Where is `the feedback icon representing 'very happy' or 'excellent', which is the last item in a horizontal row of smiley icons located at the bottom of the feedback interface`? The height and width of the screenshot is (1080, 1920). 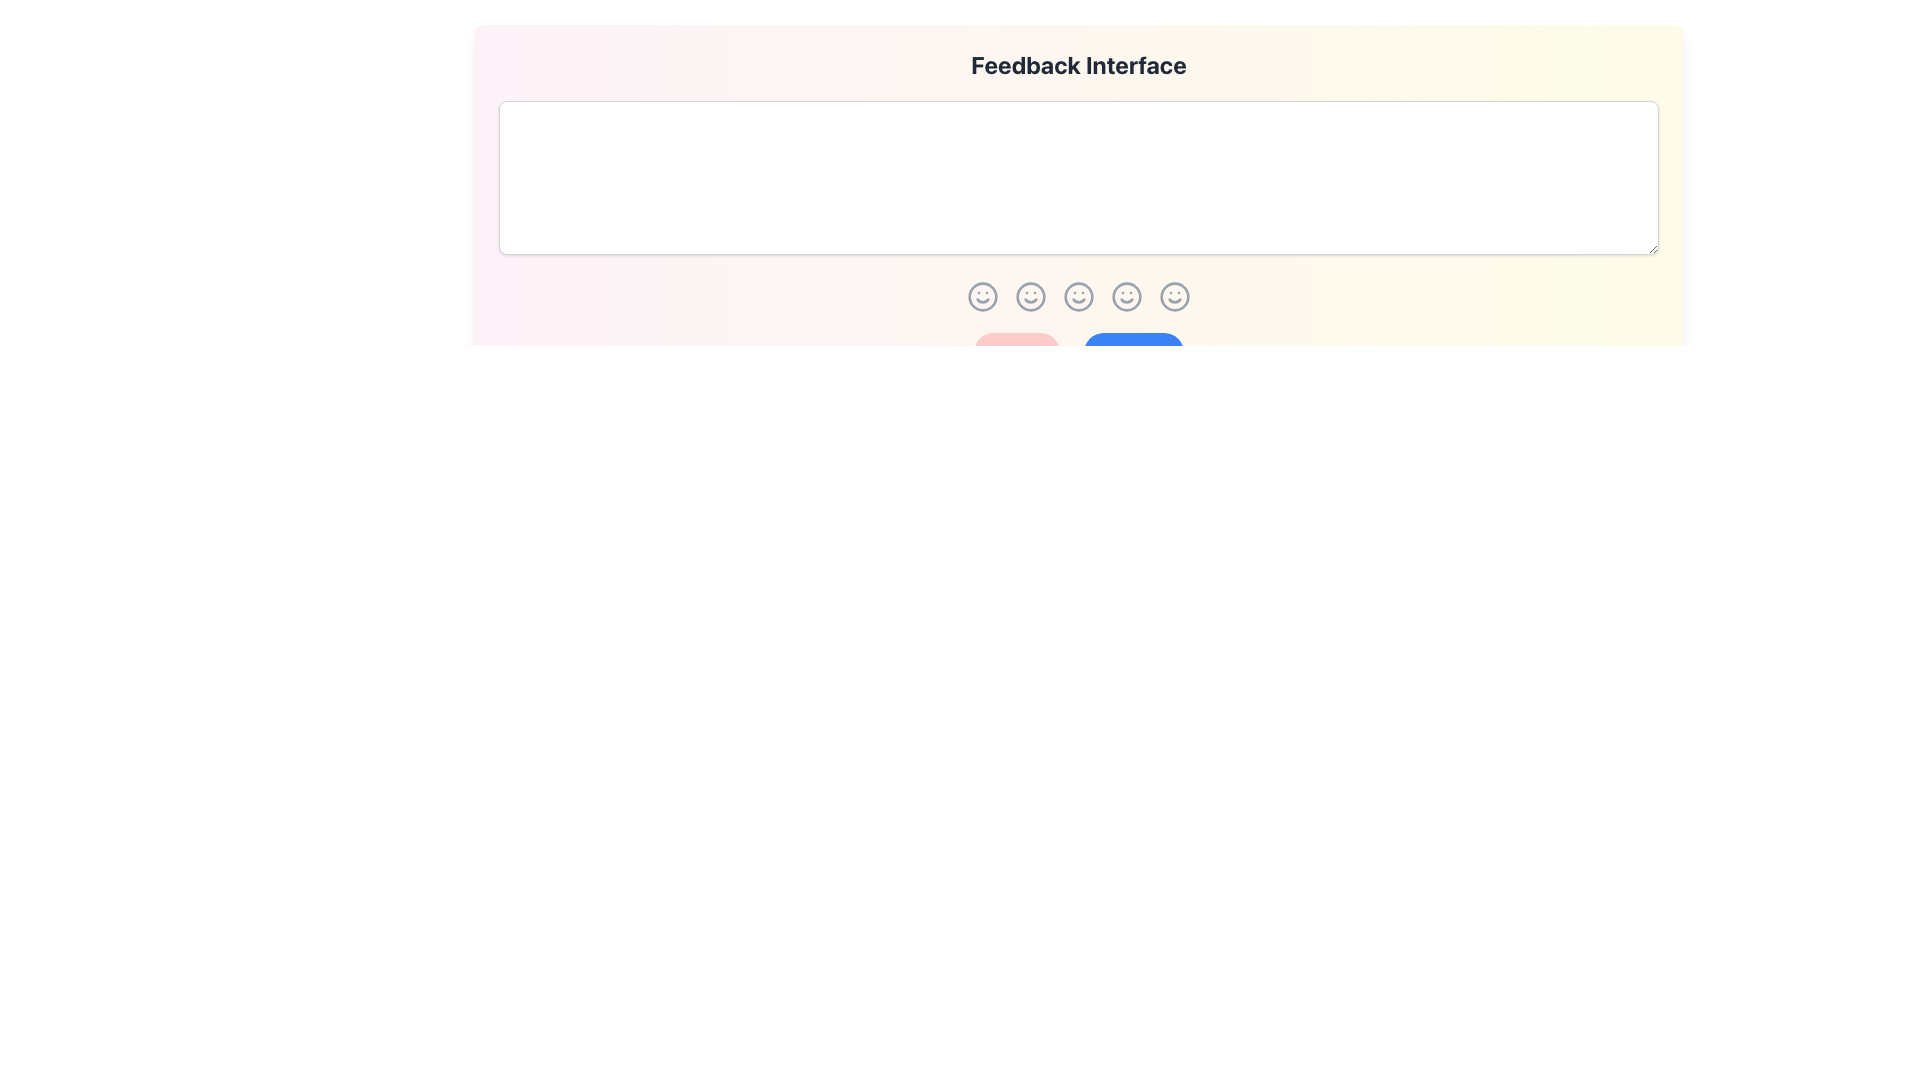
the feedback icon representing 'very happy' or 'excellent', which is the last item in a horizontal row of smiley icons located at the bottom of the feedback interface is located at coordinates (1175, 297).